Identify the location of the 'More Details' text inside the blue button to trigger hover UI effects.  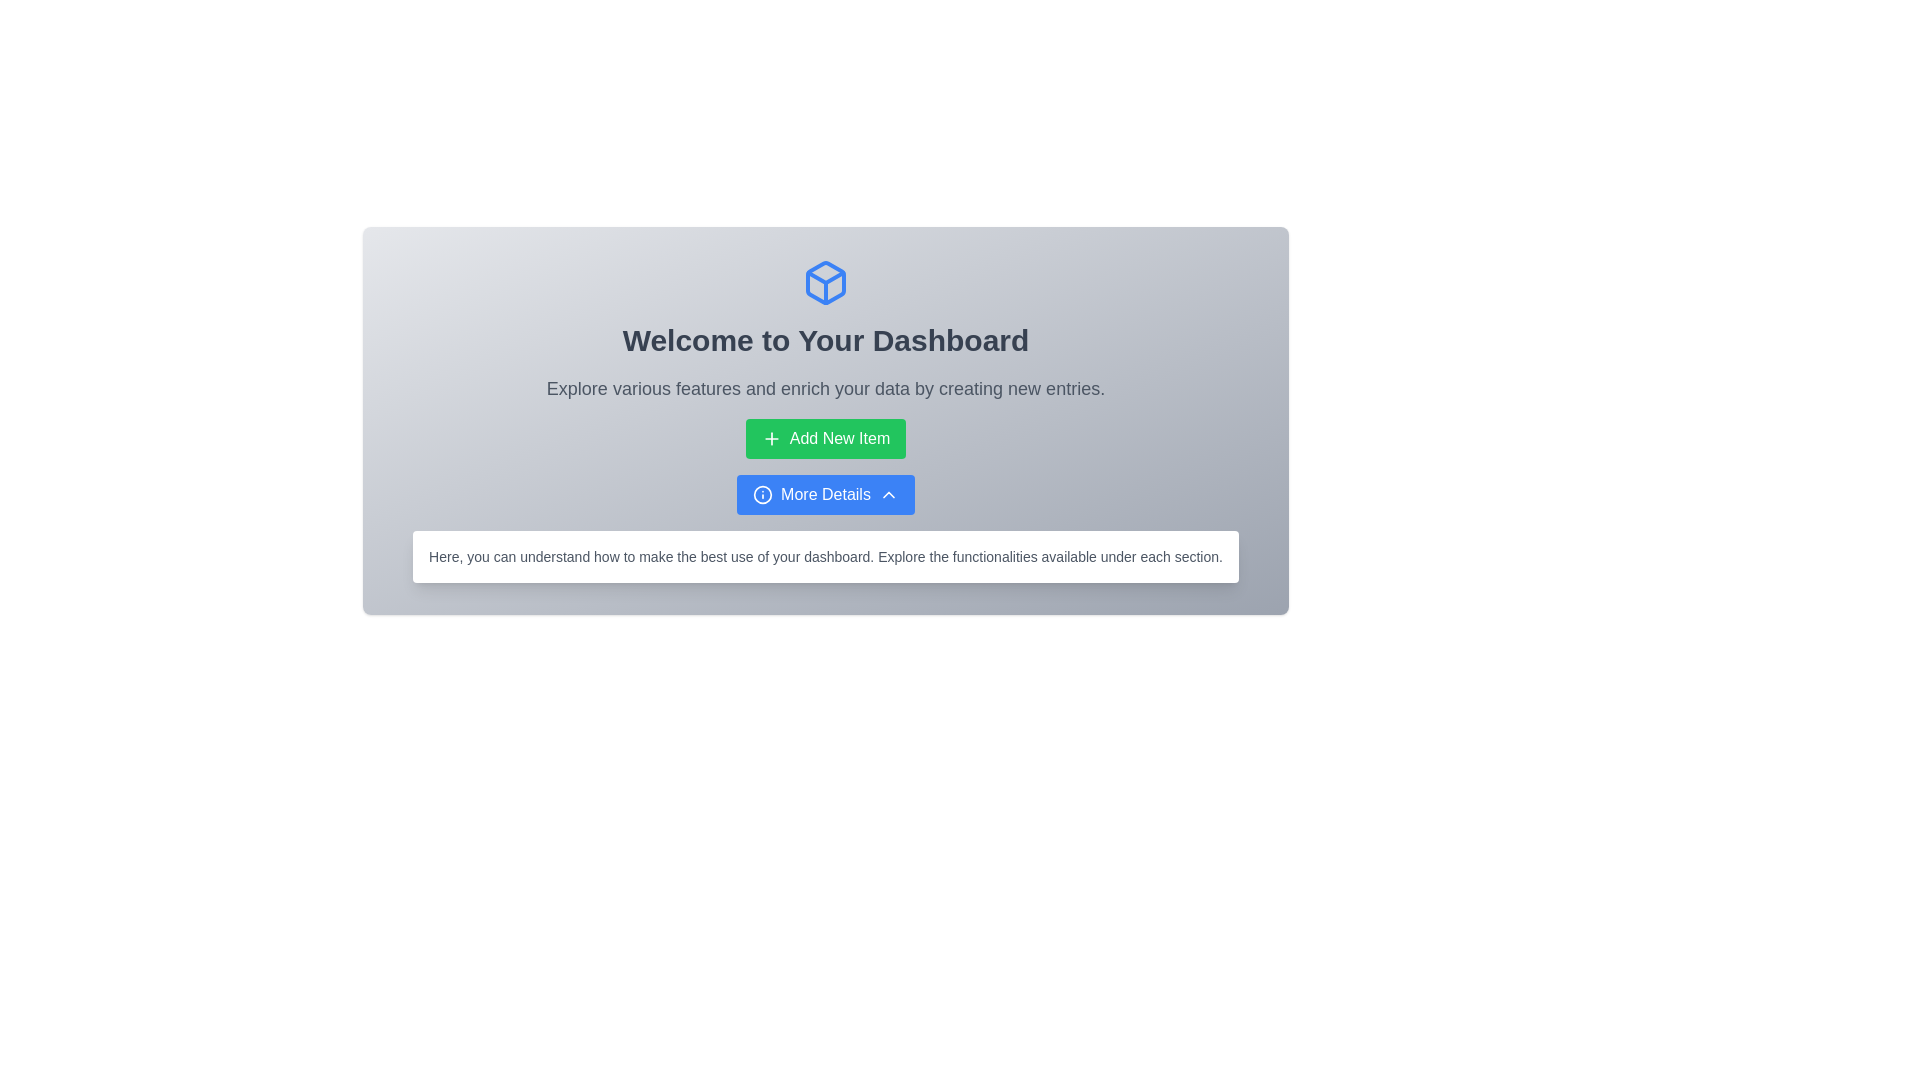
(825, 494).